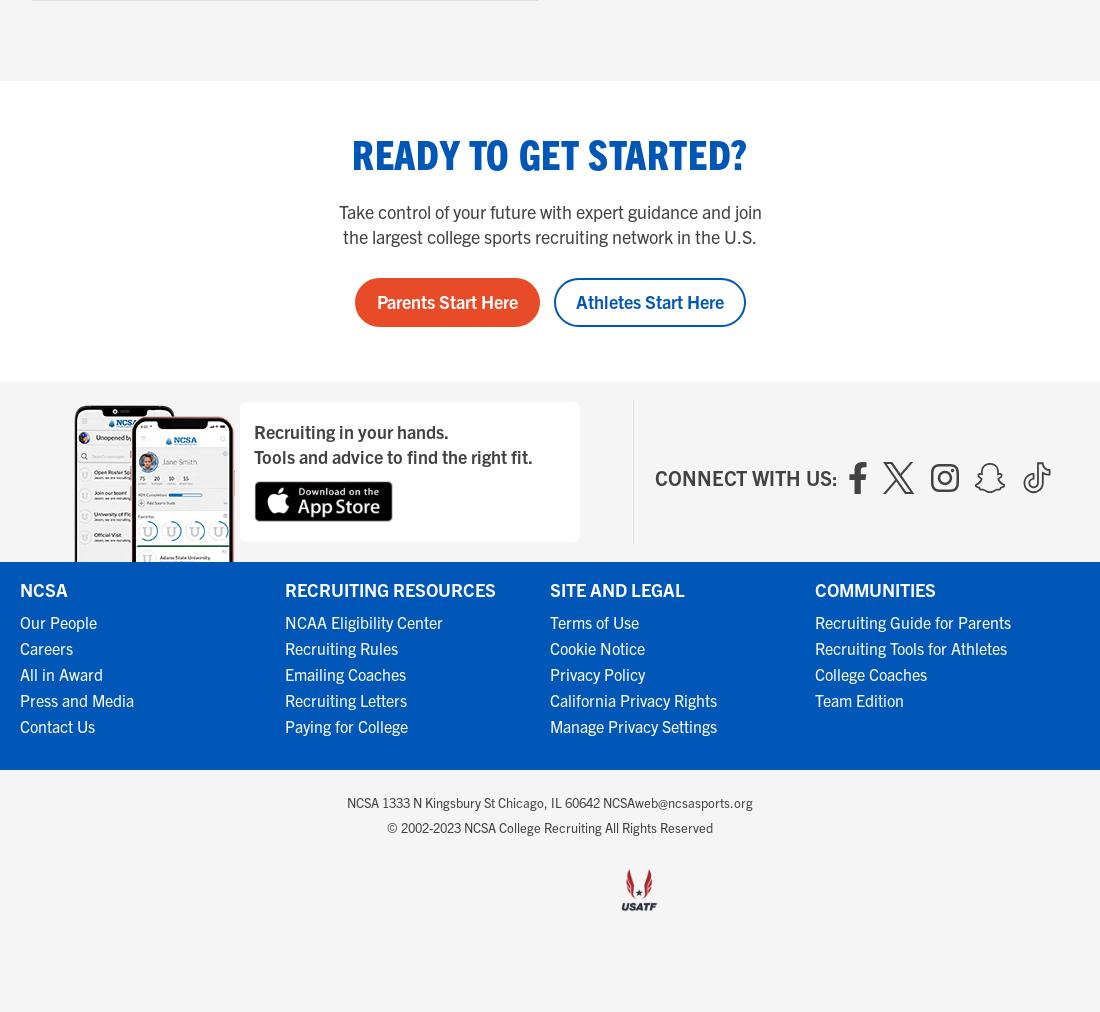 This screenshot has width=1100, height=1012. What do you see at coordinates (649, 300) in the screenshot?
I see `'Athletes Start Here'` at bounding box center [649, 300].